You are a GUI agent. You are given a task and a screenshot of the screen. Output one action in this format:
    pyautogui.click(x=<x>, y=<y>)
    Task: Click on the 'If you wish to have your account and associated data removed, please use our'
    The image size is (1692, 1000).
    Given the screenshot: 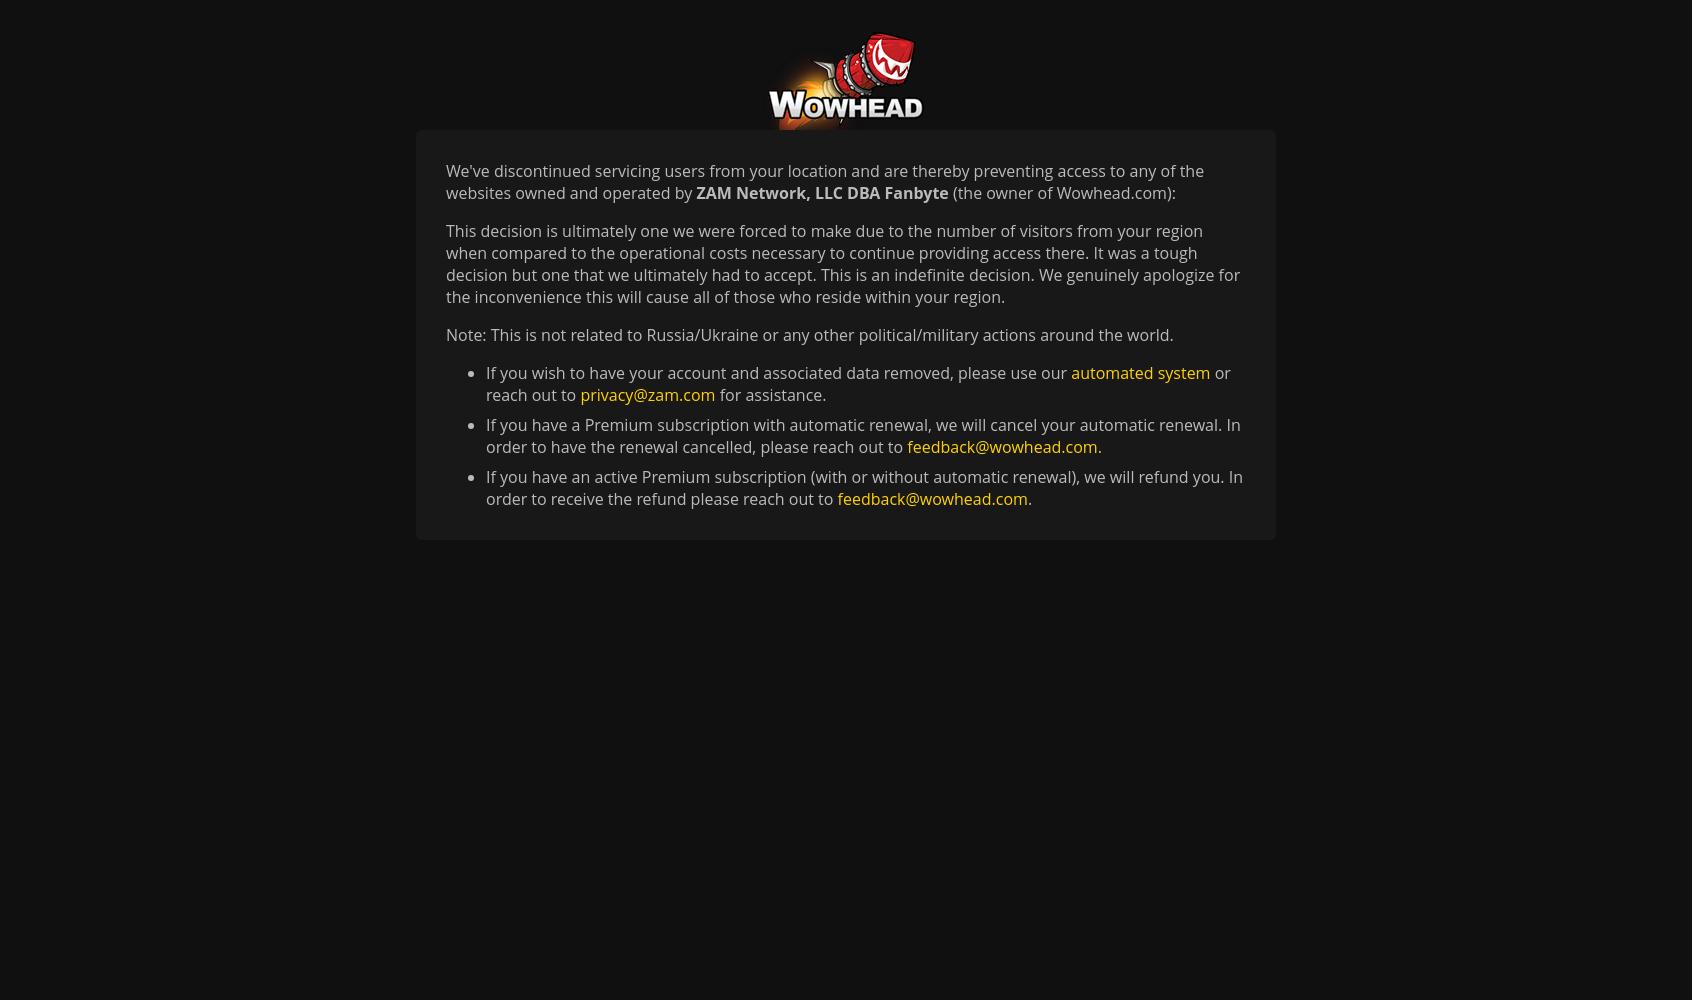 What is the action you would take?
    pyautogui.click(x=778, y=372)
    